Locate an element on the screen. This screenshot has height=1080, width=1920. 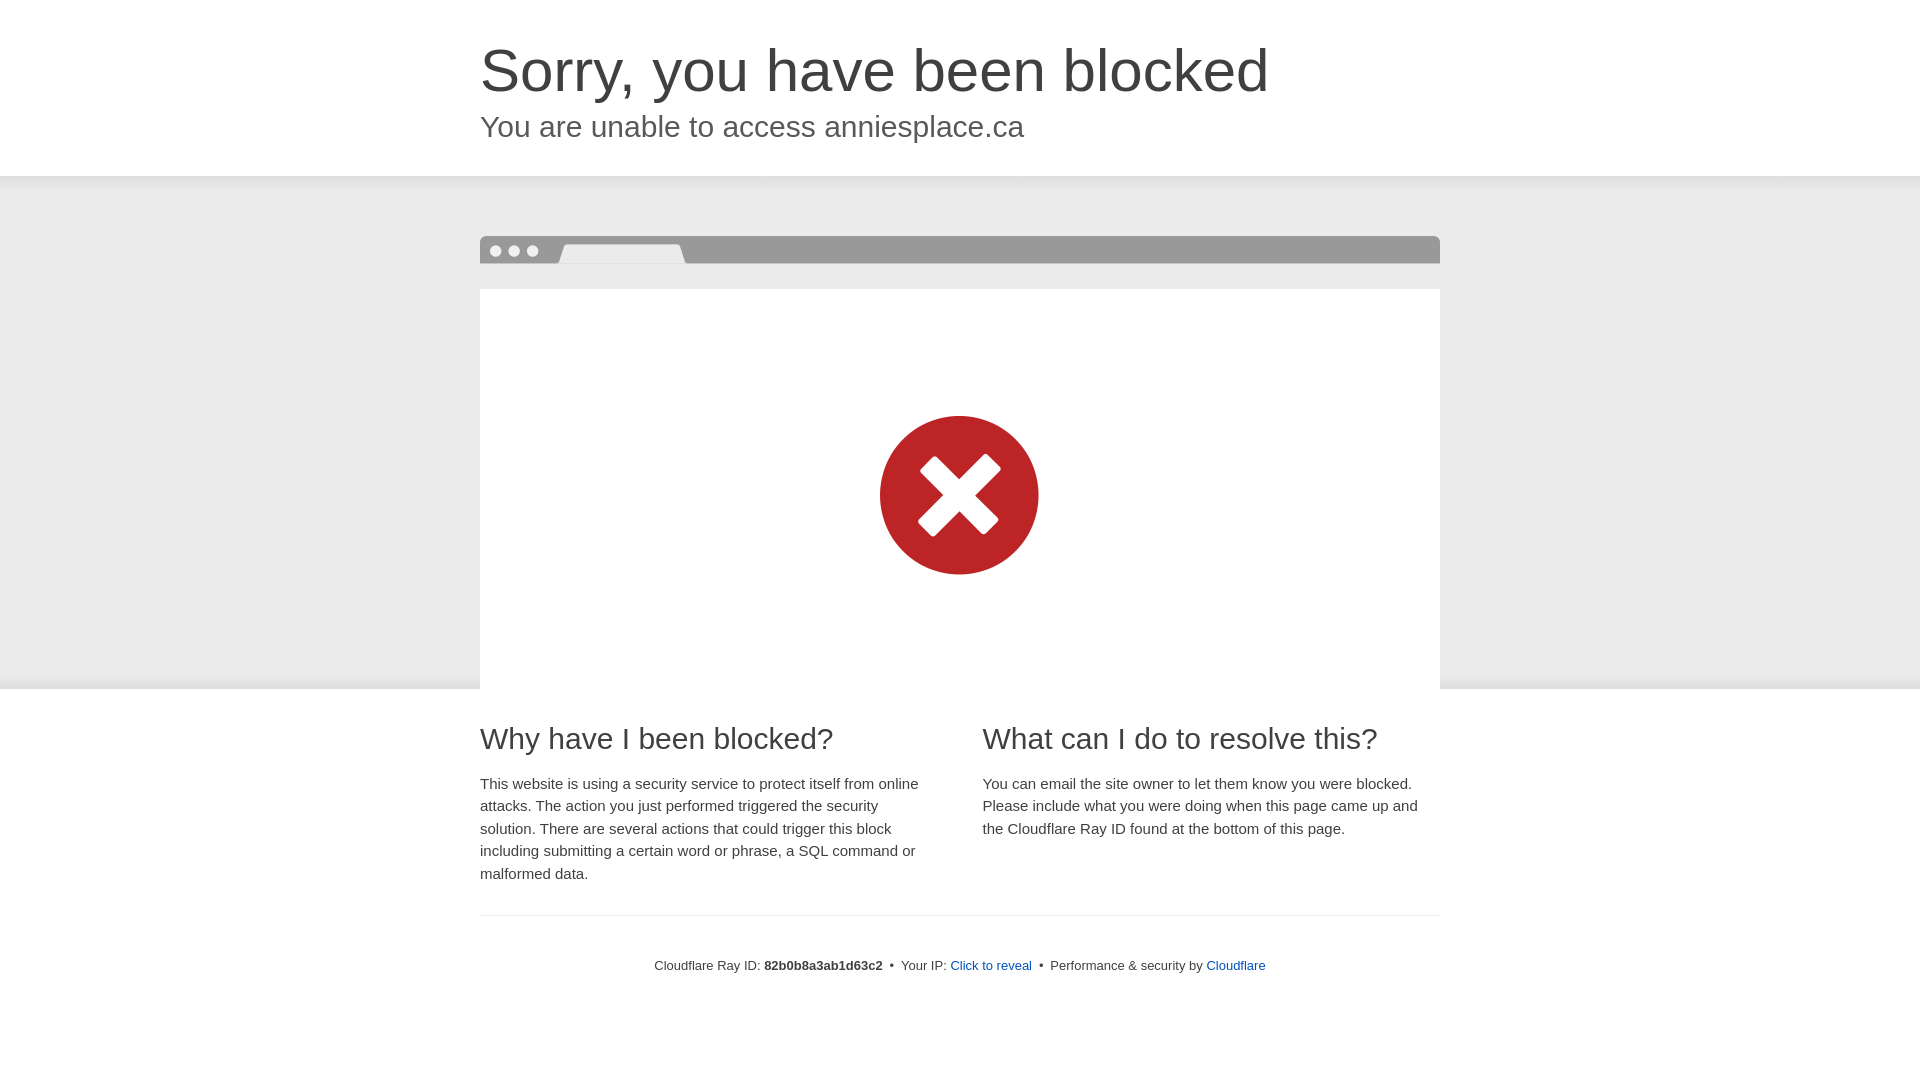
'Cloudflare' is located at coordinates (1234, 964).